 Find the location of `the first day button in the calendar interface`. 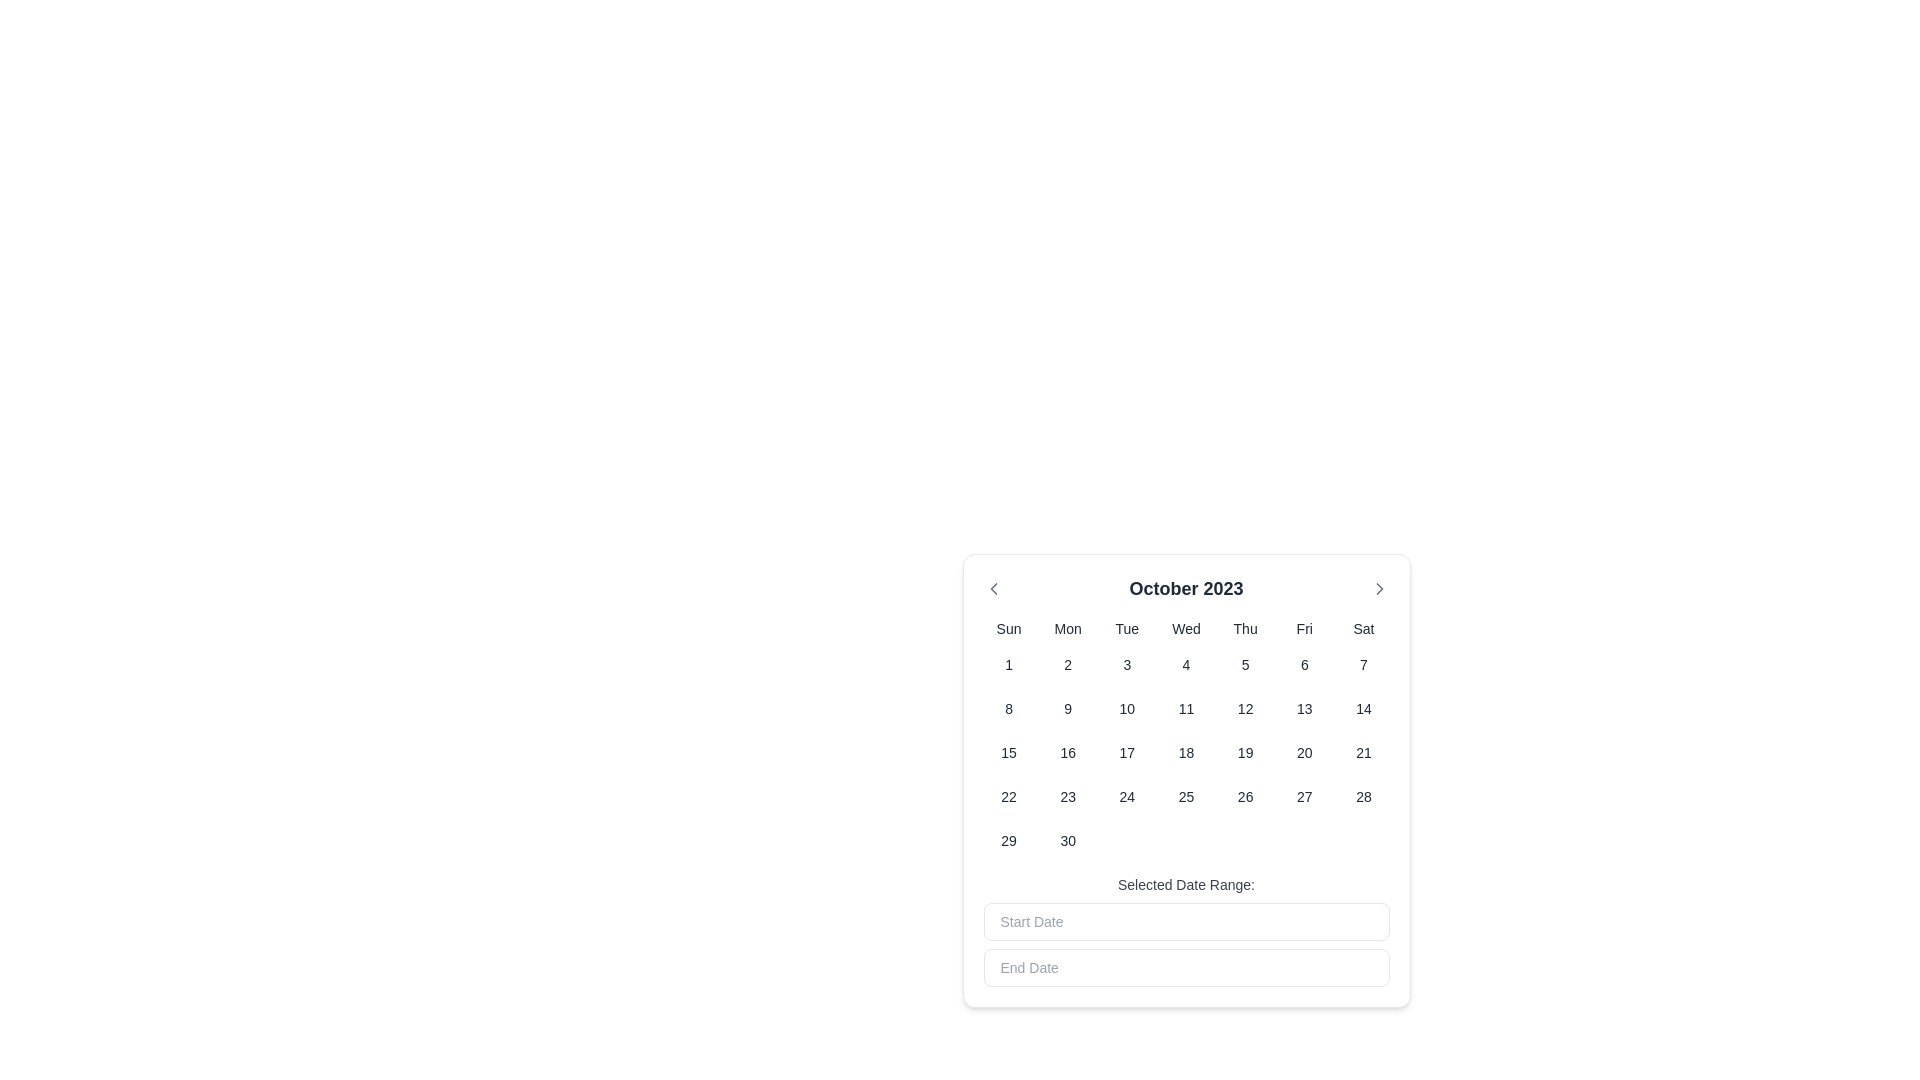

the first day button in the calendar interface is located at coordinates (1009, 664).